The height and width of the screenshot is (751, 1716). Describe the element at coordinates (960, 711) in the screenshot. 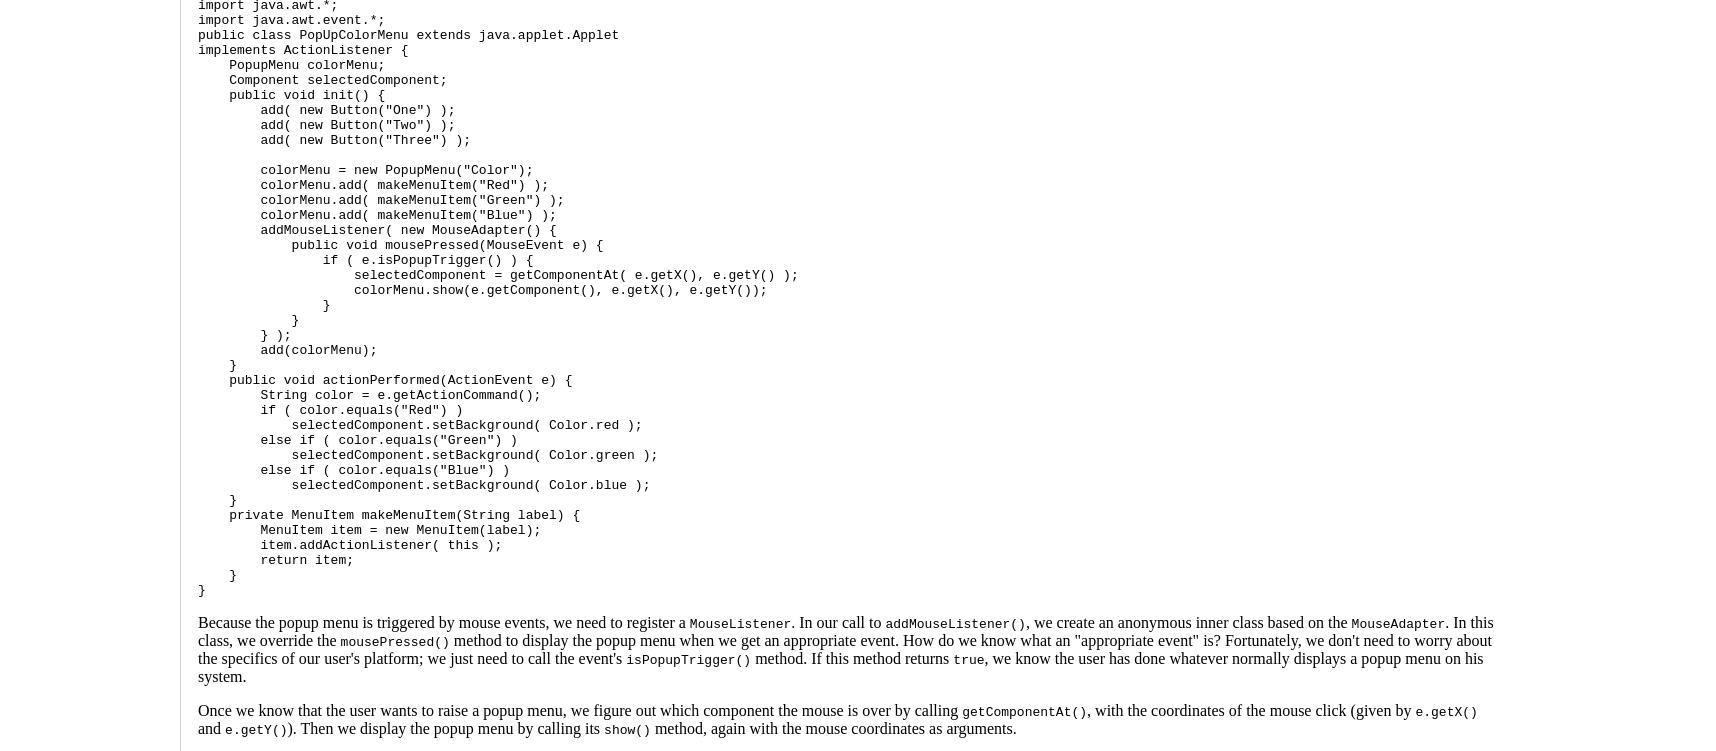

I see `'getComponentAt()'` at that location.